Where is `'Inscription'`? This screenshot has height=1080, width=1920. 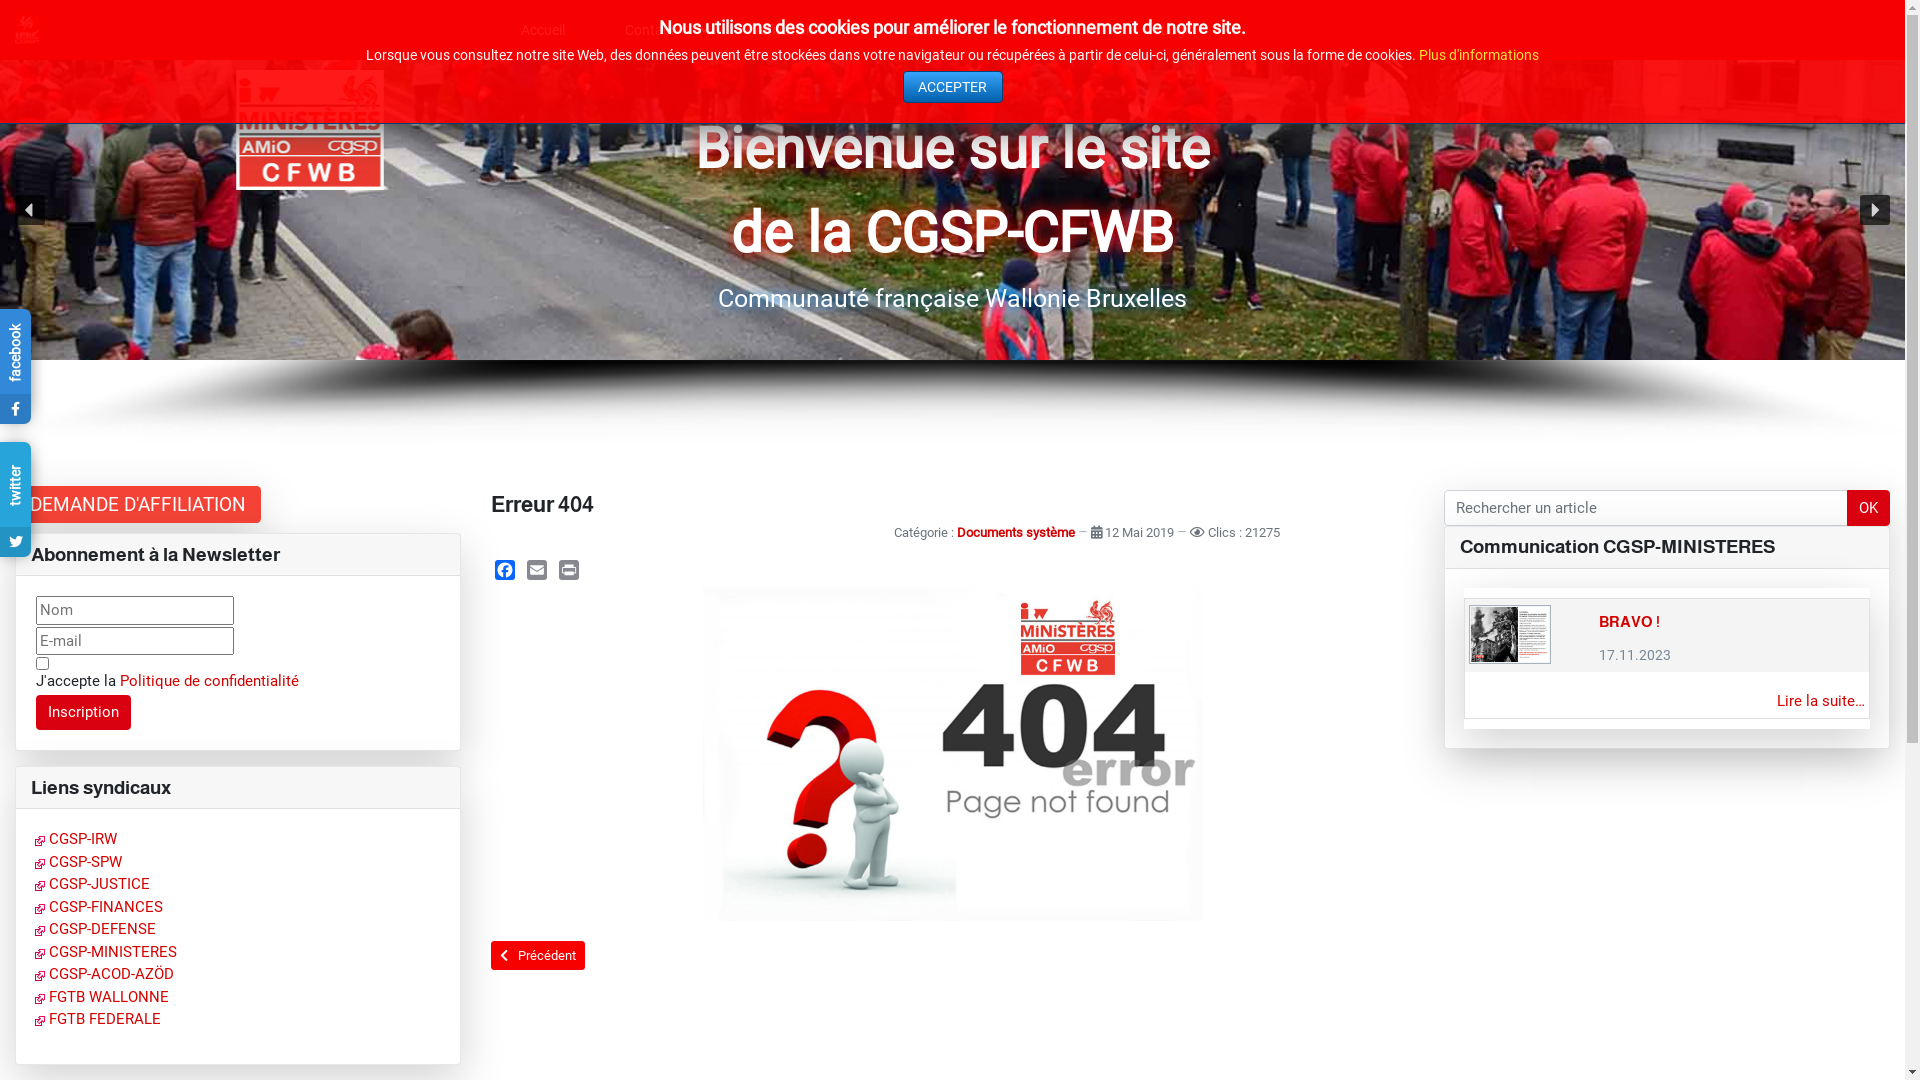
'Inscription' is located at coordinates (83, 712).